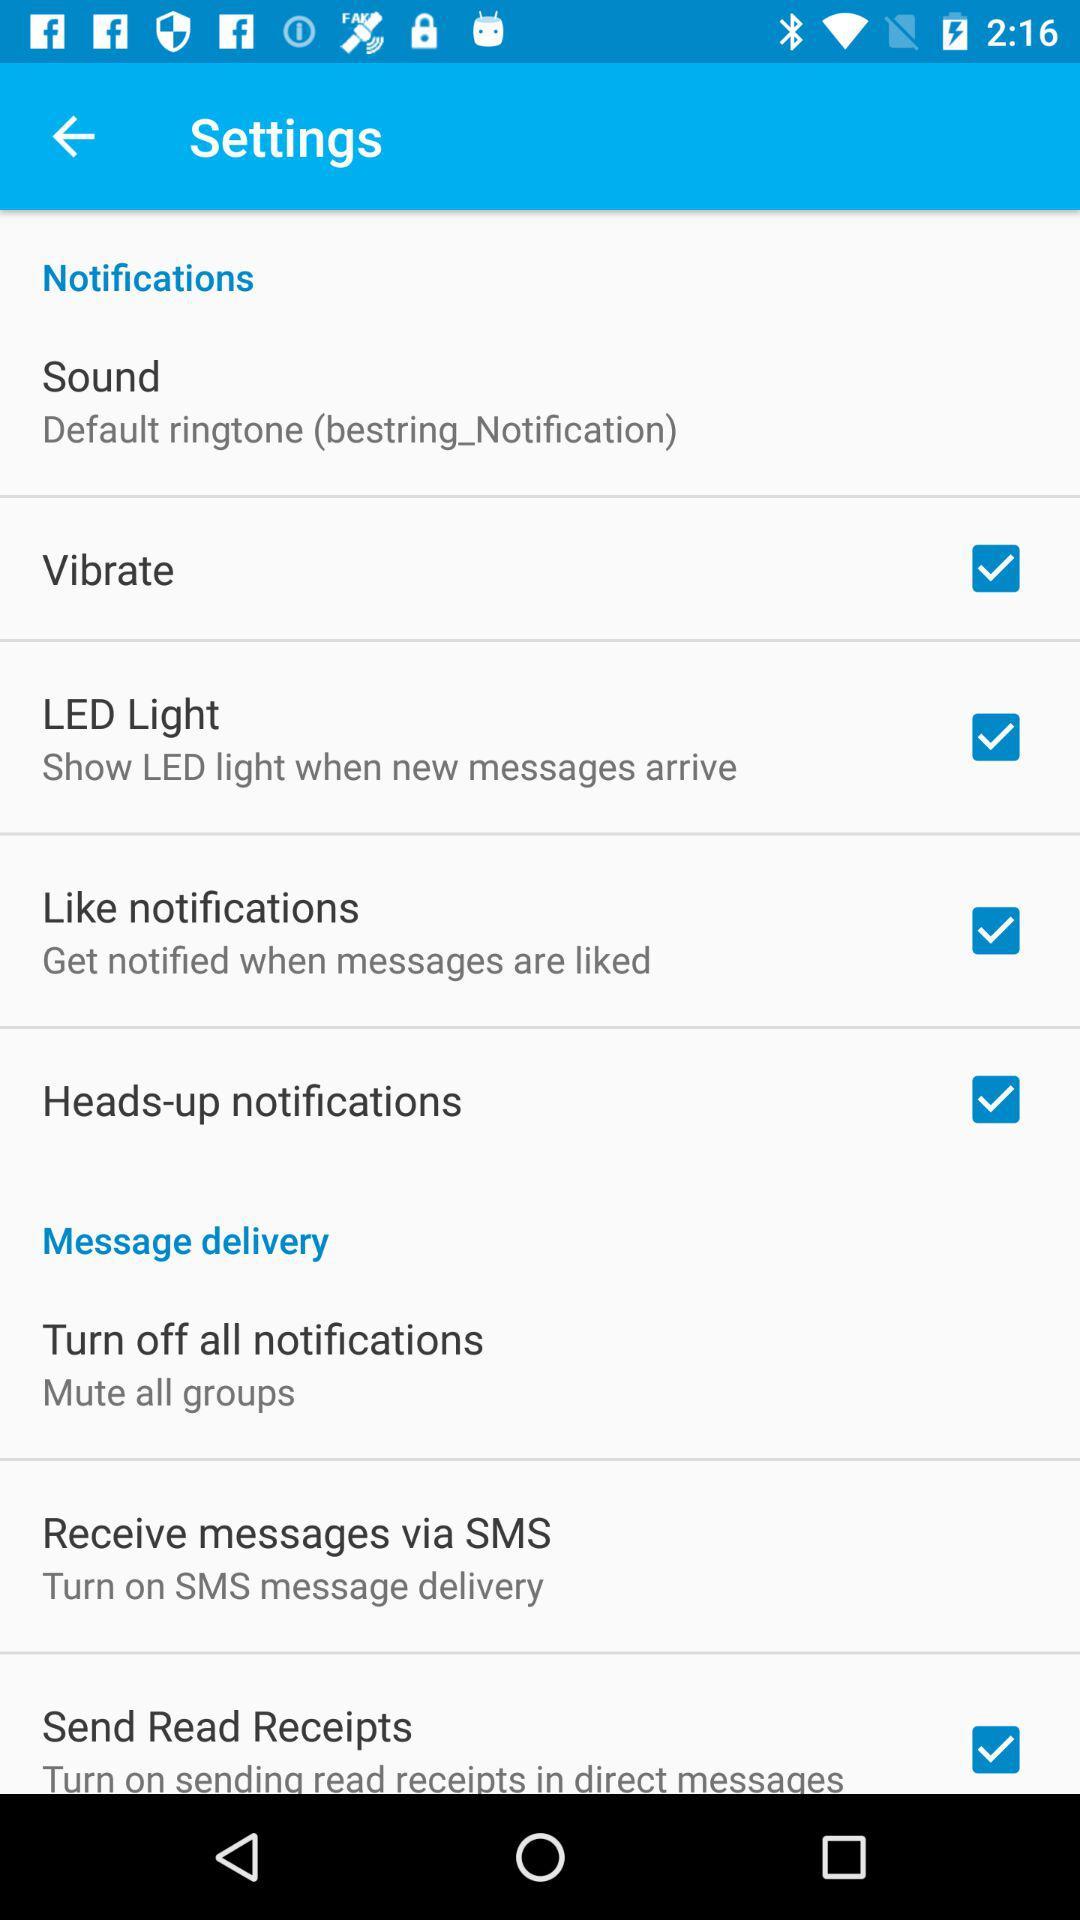  Describe the element at coordinates (358, 427) in the screenshot. I see `default ringtone (bestring_notification) icon` at that location.